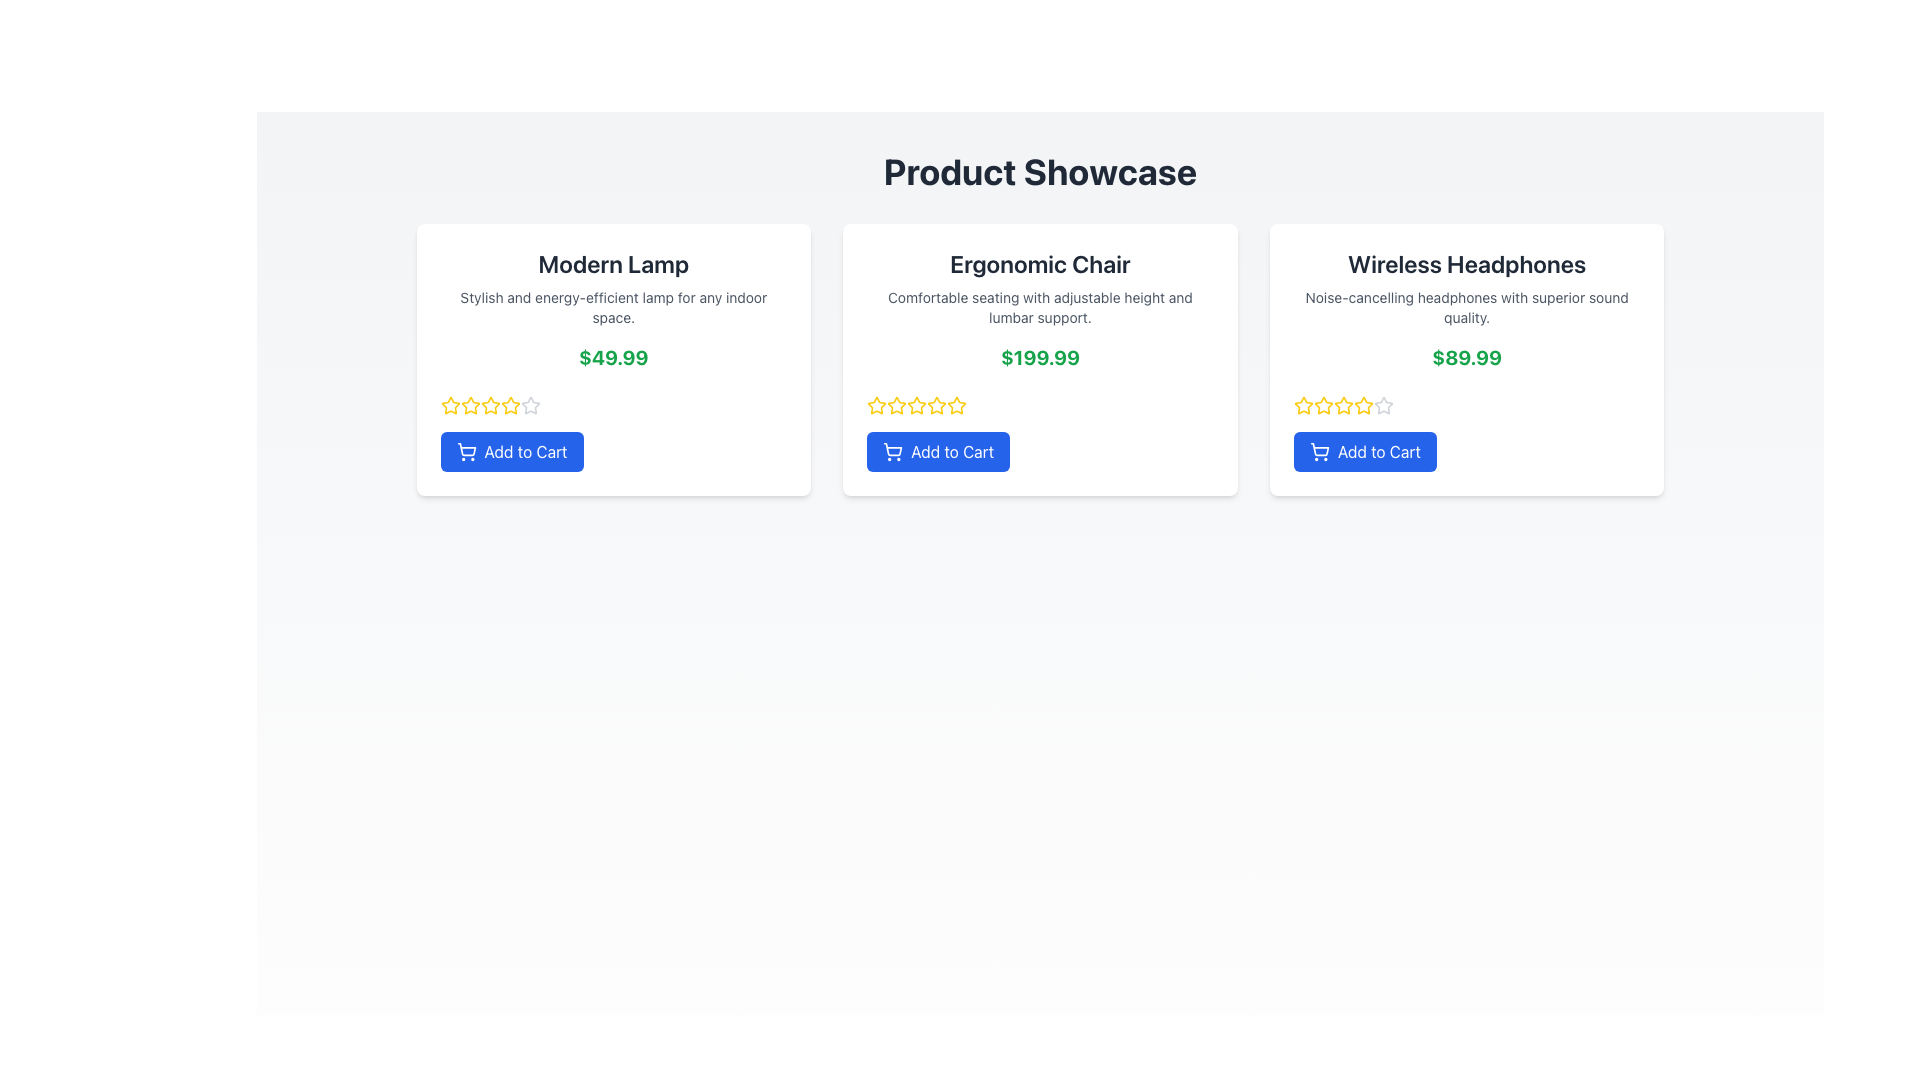 This screenshot has height=1080, width=1920. Describe the element at coordinates (612, 357) in the screenshot. I see `the price display element for the 'Modern Lamp' product, located centrally in the product showcase card, positioned below the product description and above the star ratings` at that location.